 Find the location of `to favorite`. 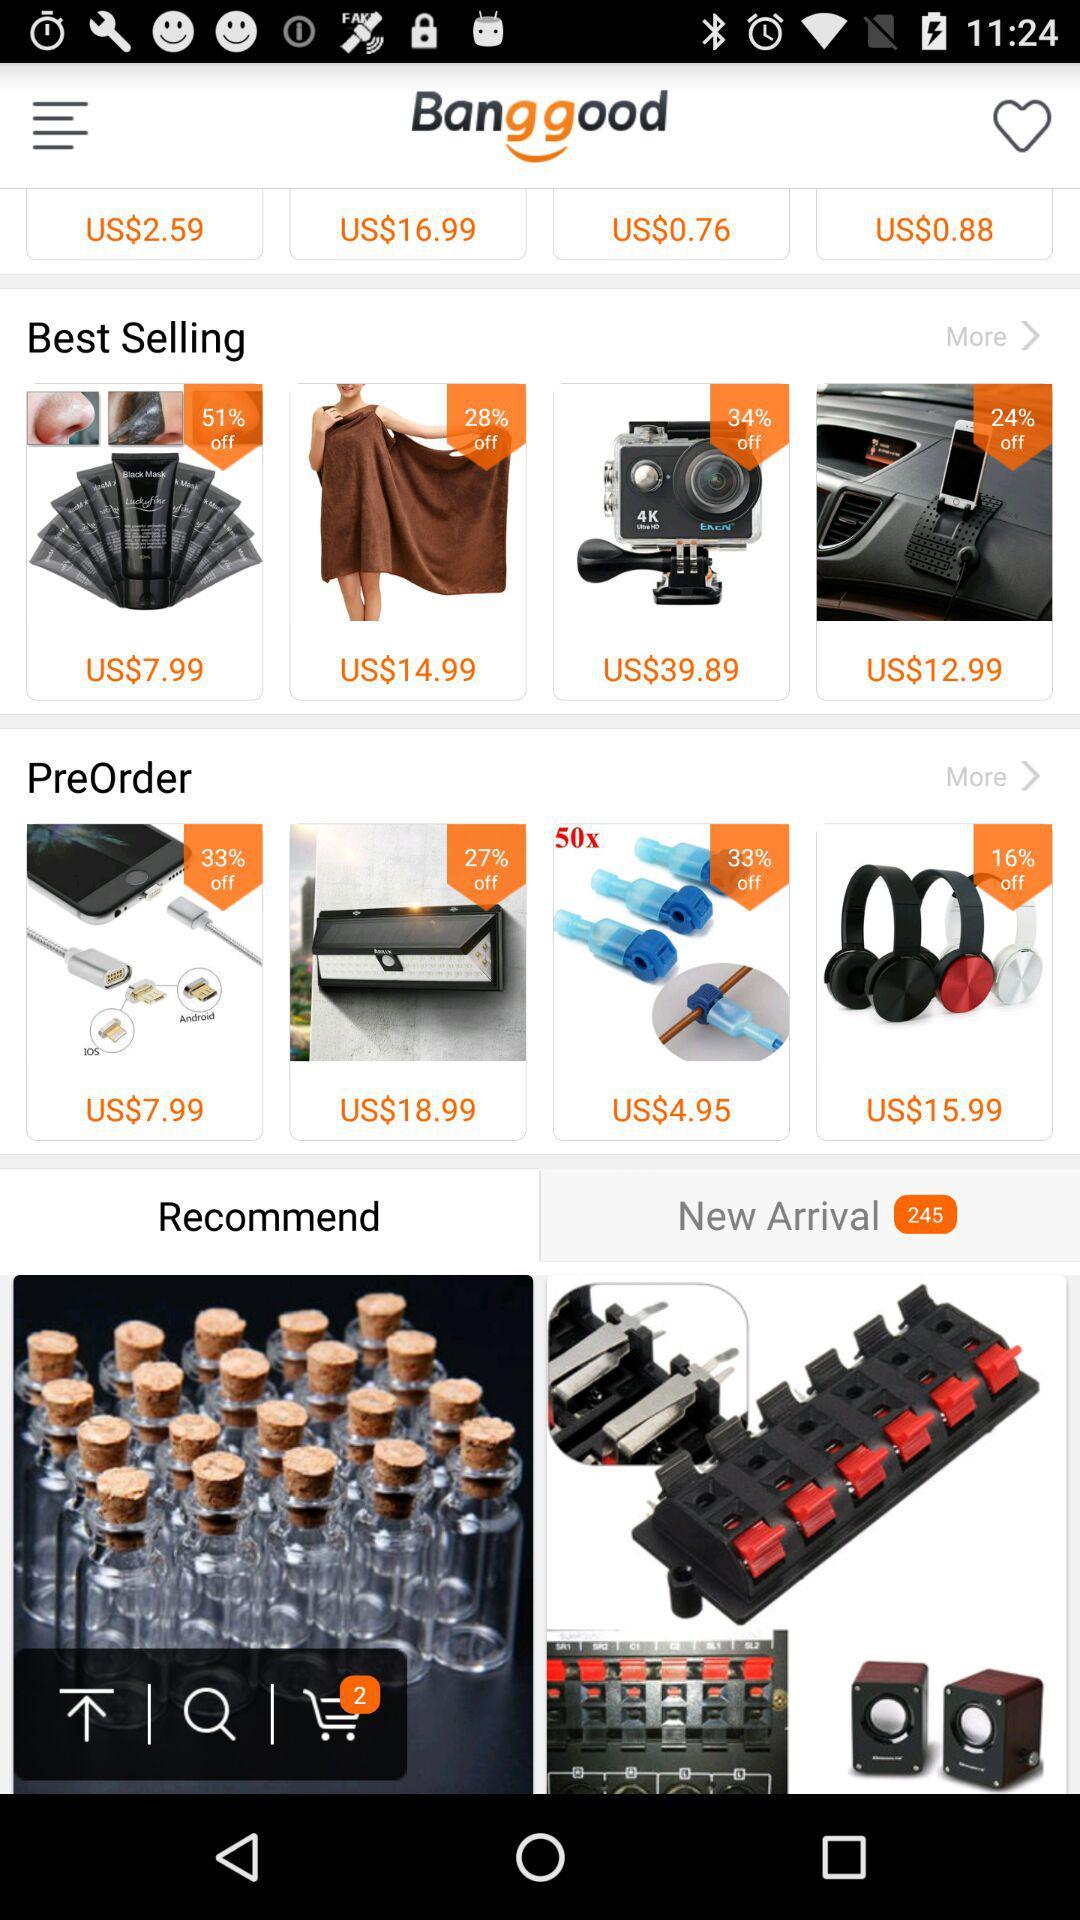

to favorite is located at coordinates (1022, 124).